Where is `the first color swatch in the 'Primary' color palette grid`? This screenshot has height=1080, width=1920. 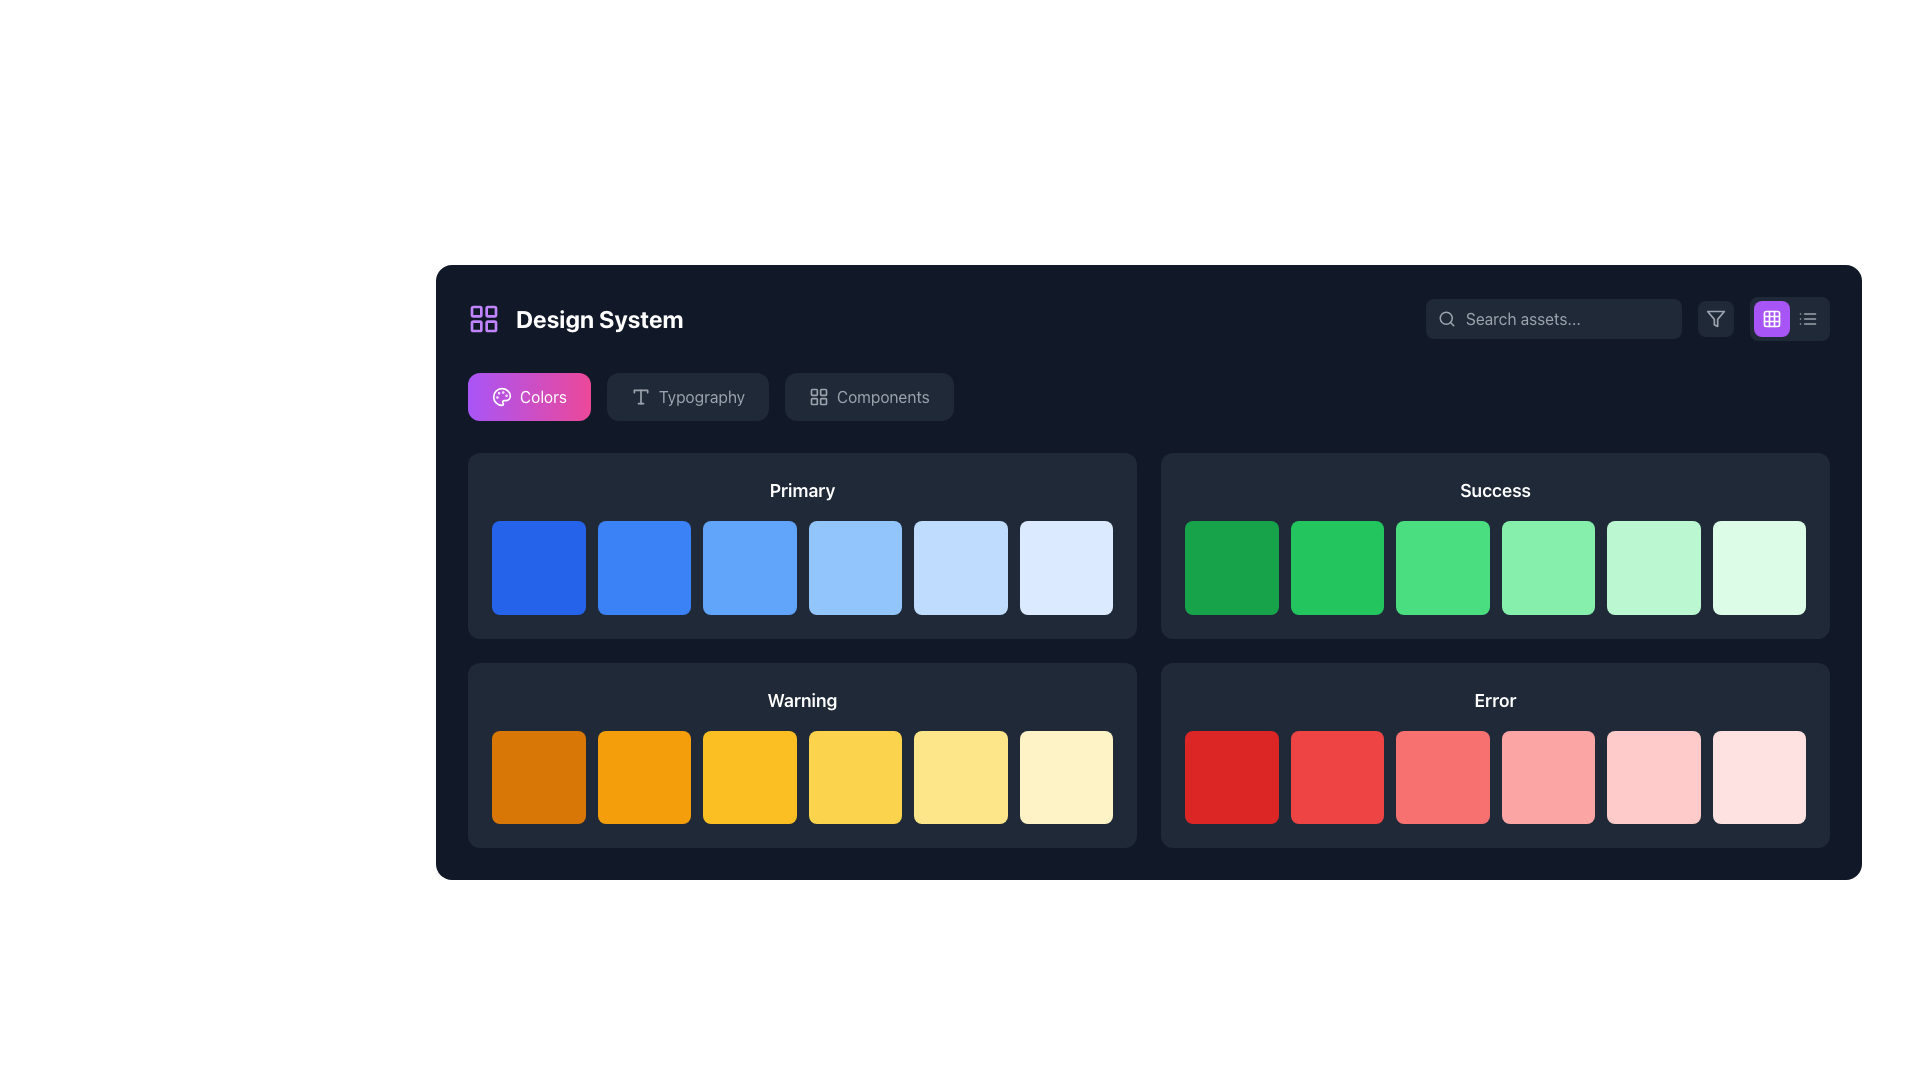 the first color swatch in the 'Primary' color palette grid is located at coordinates (538, 567).